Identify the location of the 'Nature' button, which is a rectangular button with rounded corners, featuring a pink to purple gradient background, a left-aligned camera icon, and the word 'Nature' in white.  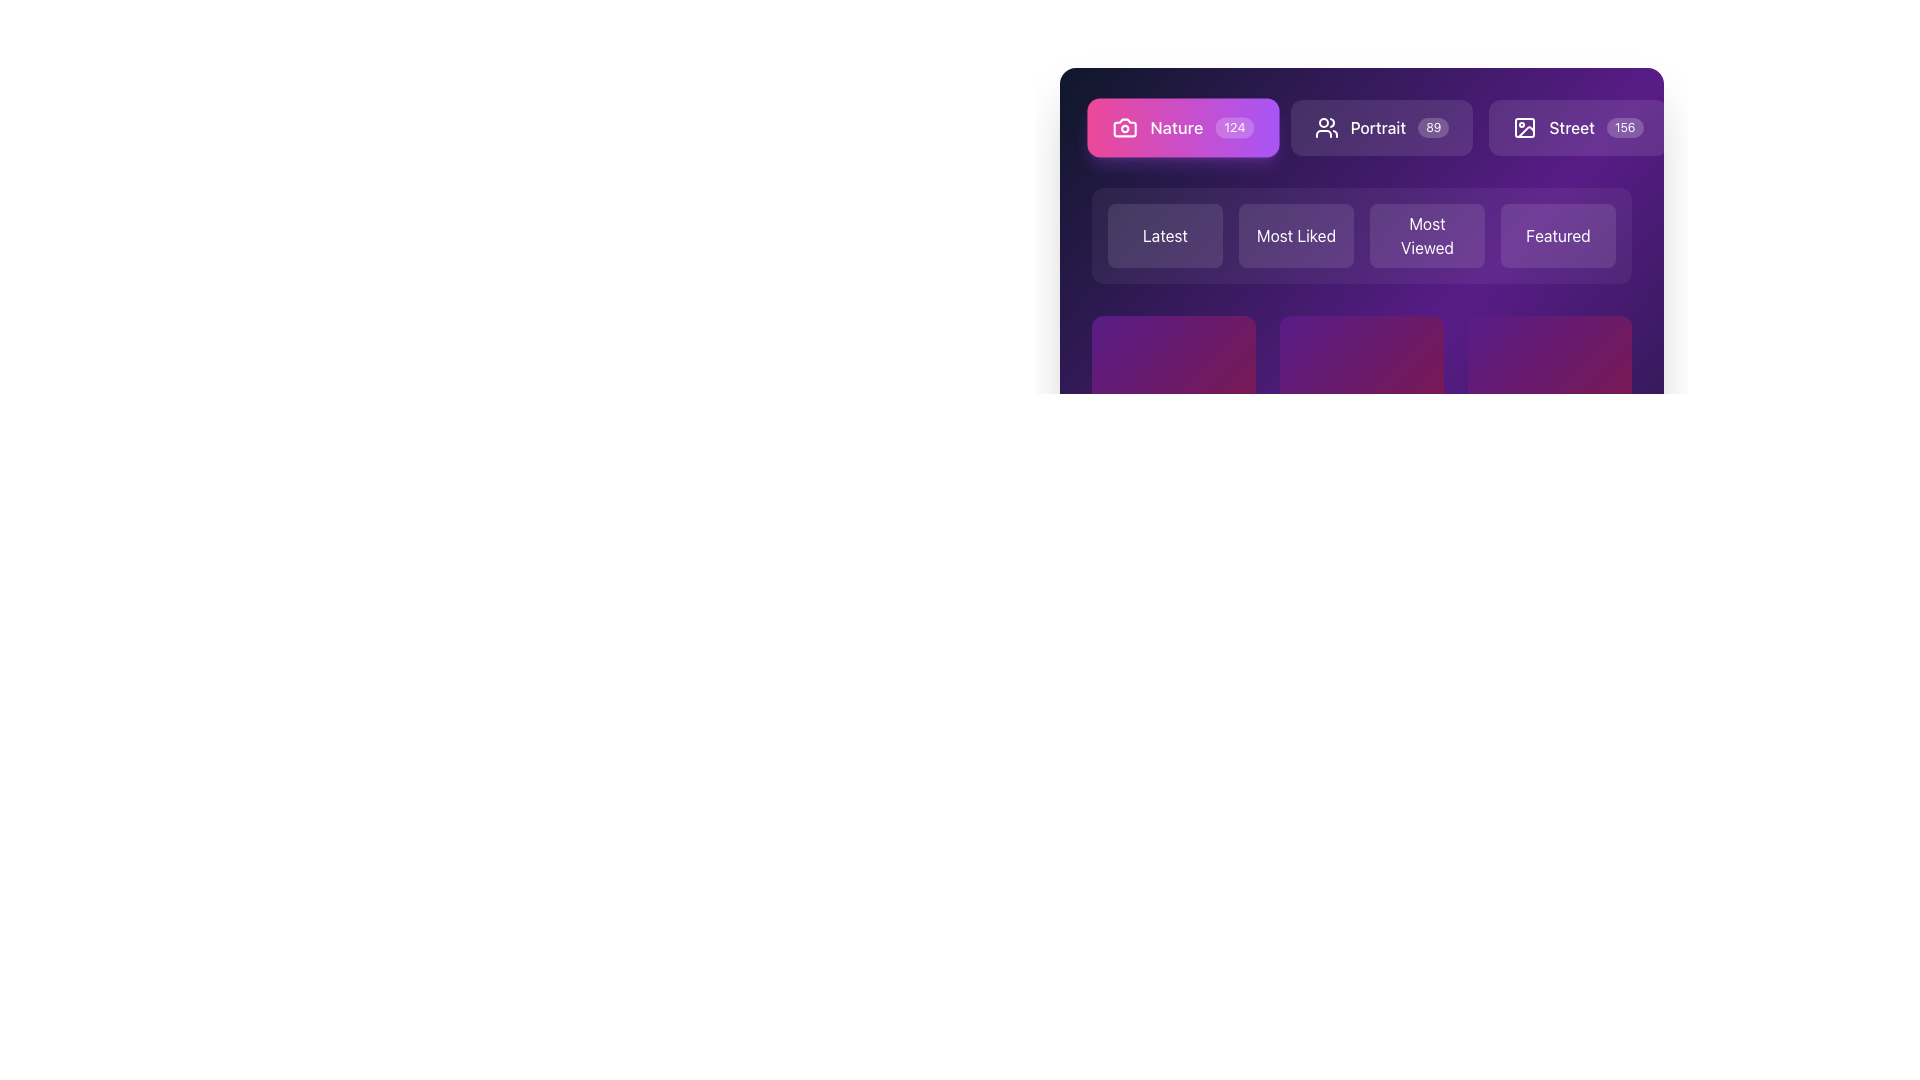
(1183, 127).